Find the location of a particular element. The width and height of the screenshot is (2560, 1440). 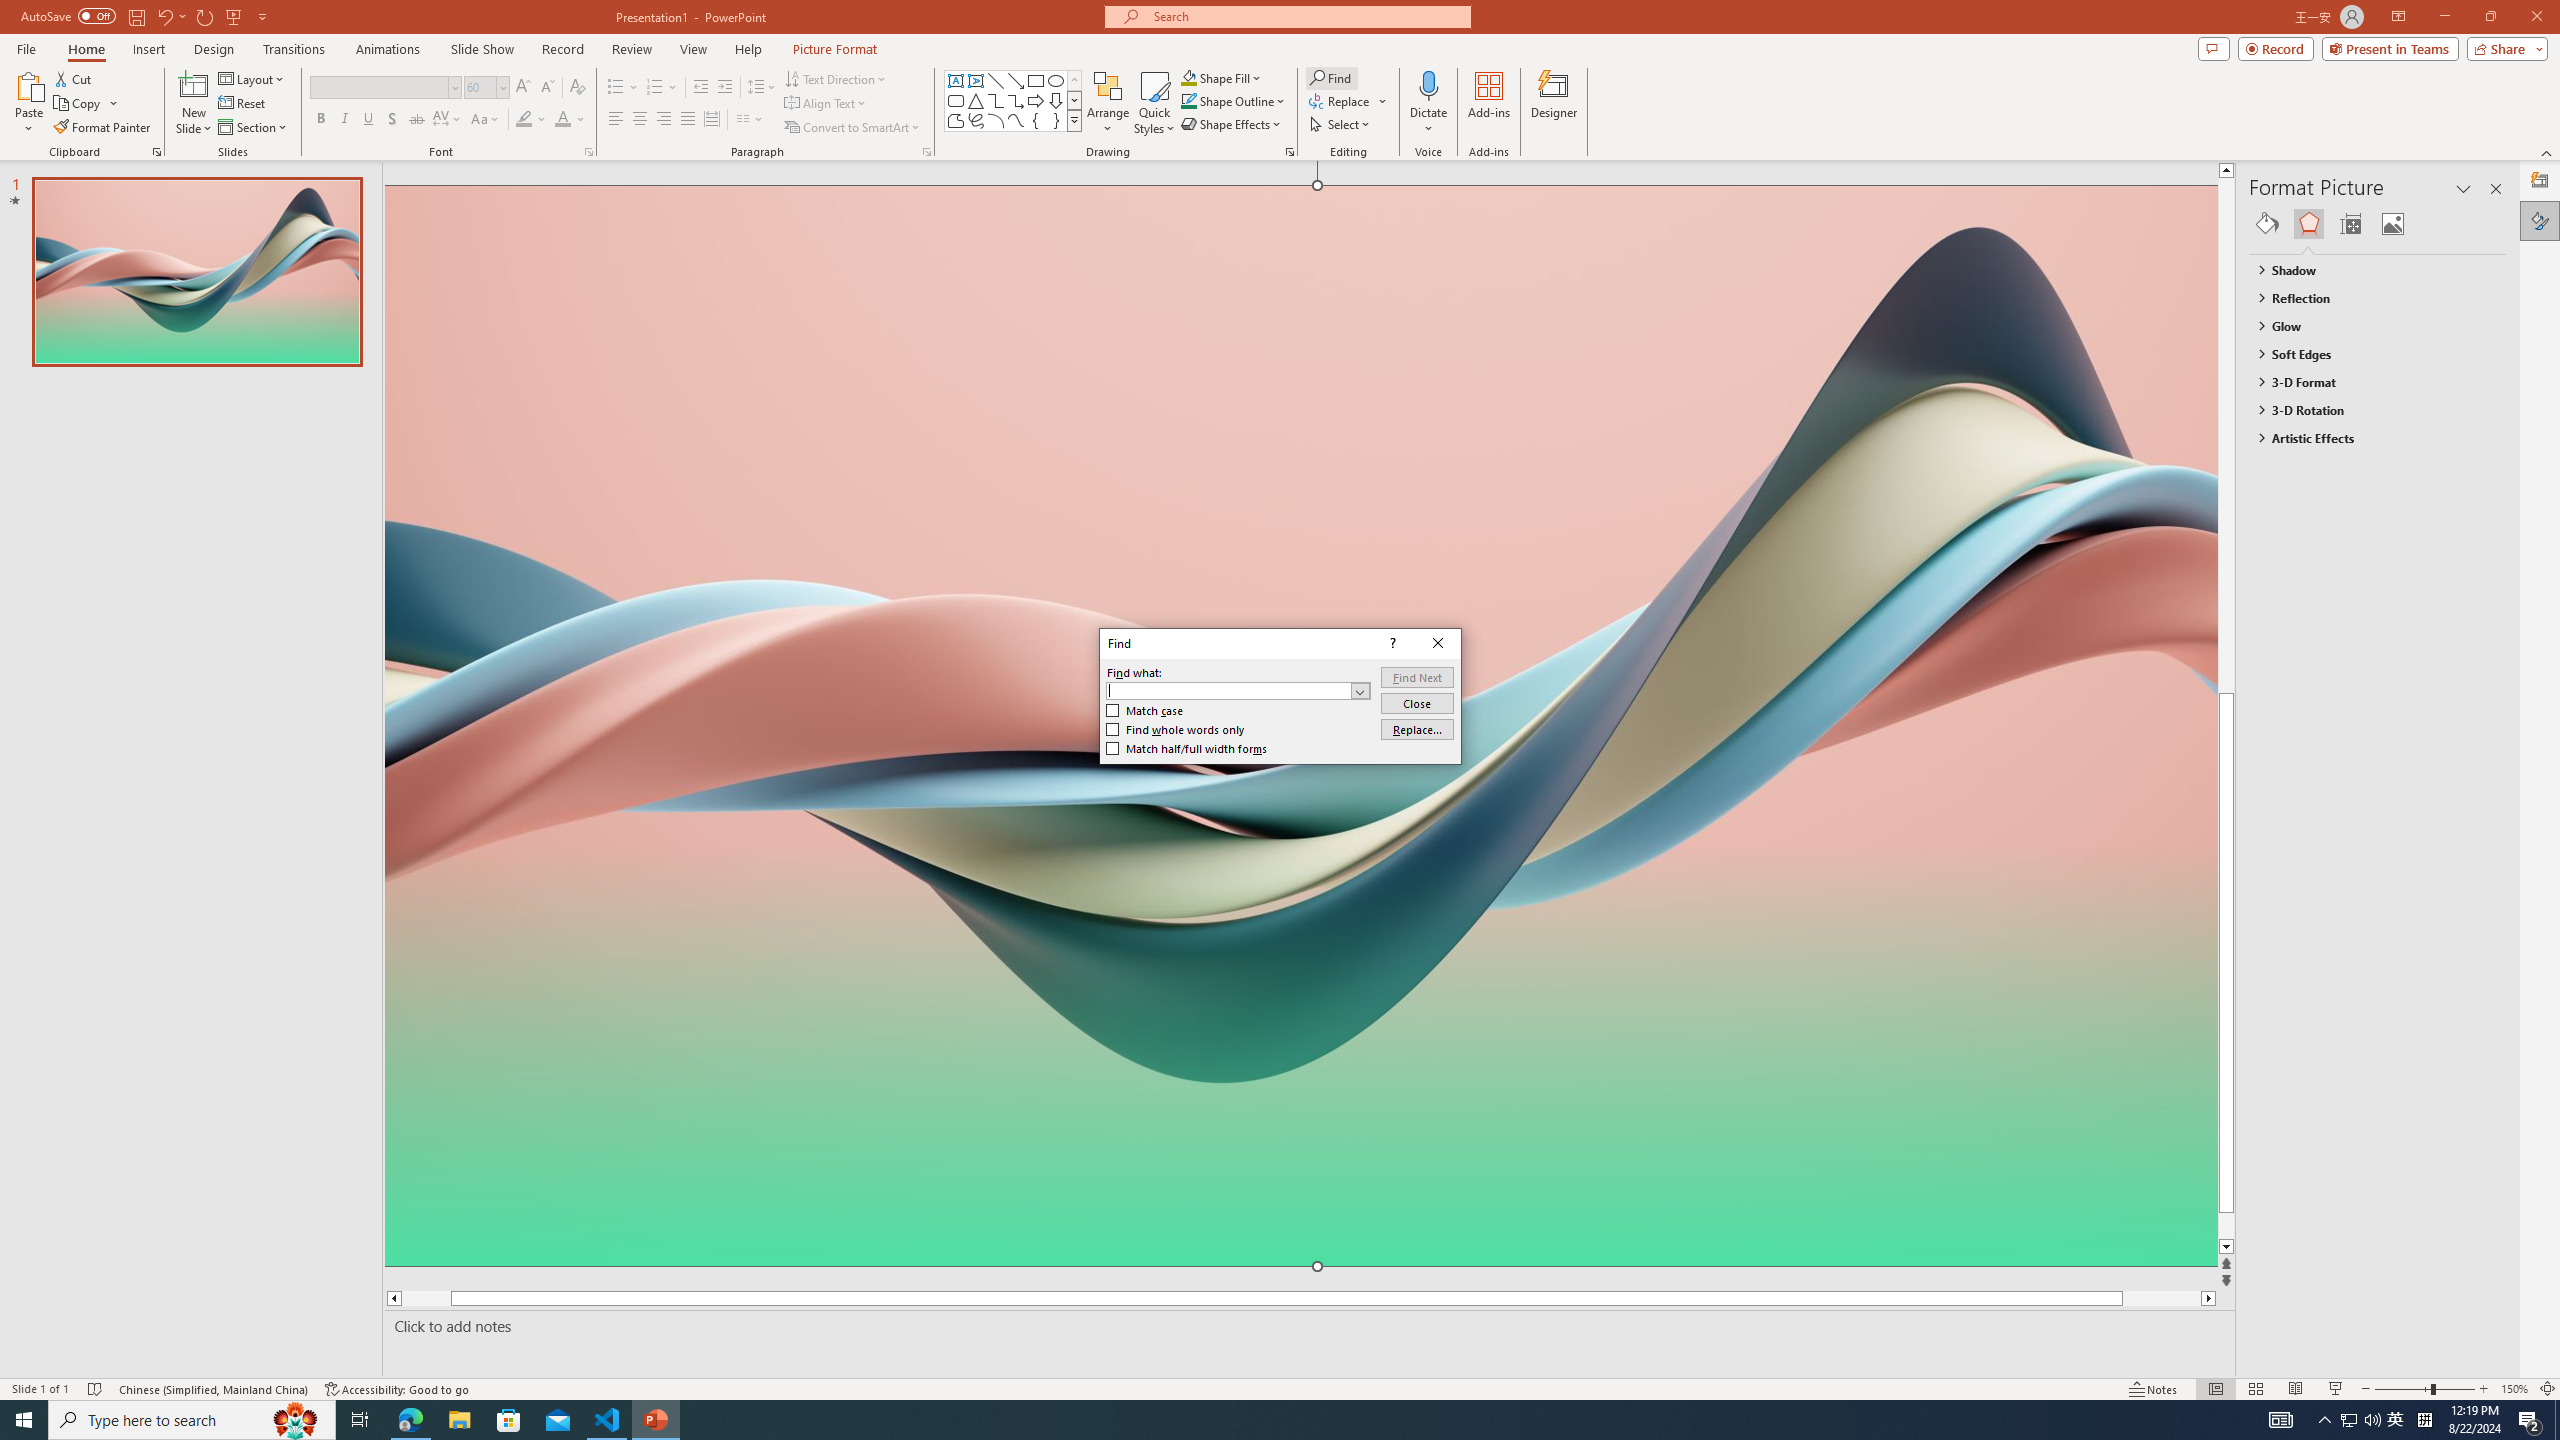

'Glow' is located at coordinates (2368, 325).